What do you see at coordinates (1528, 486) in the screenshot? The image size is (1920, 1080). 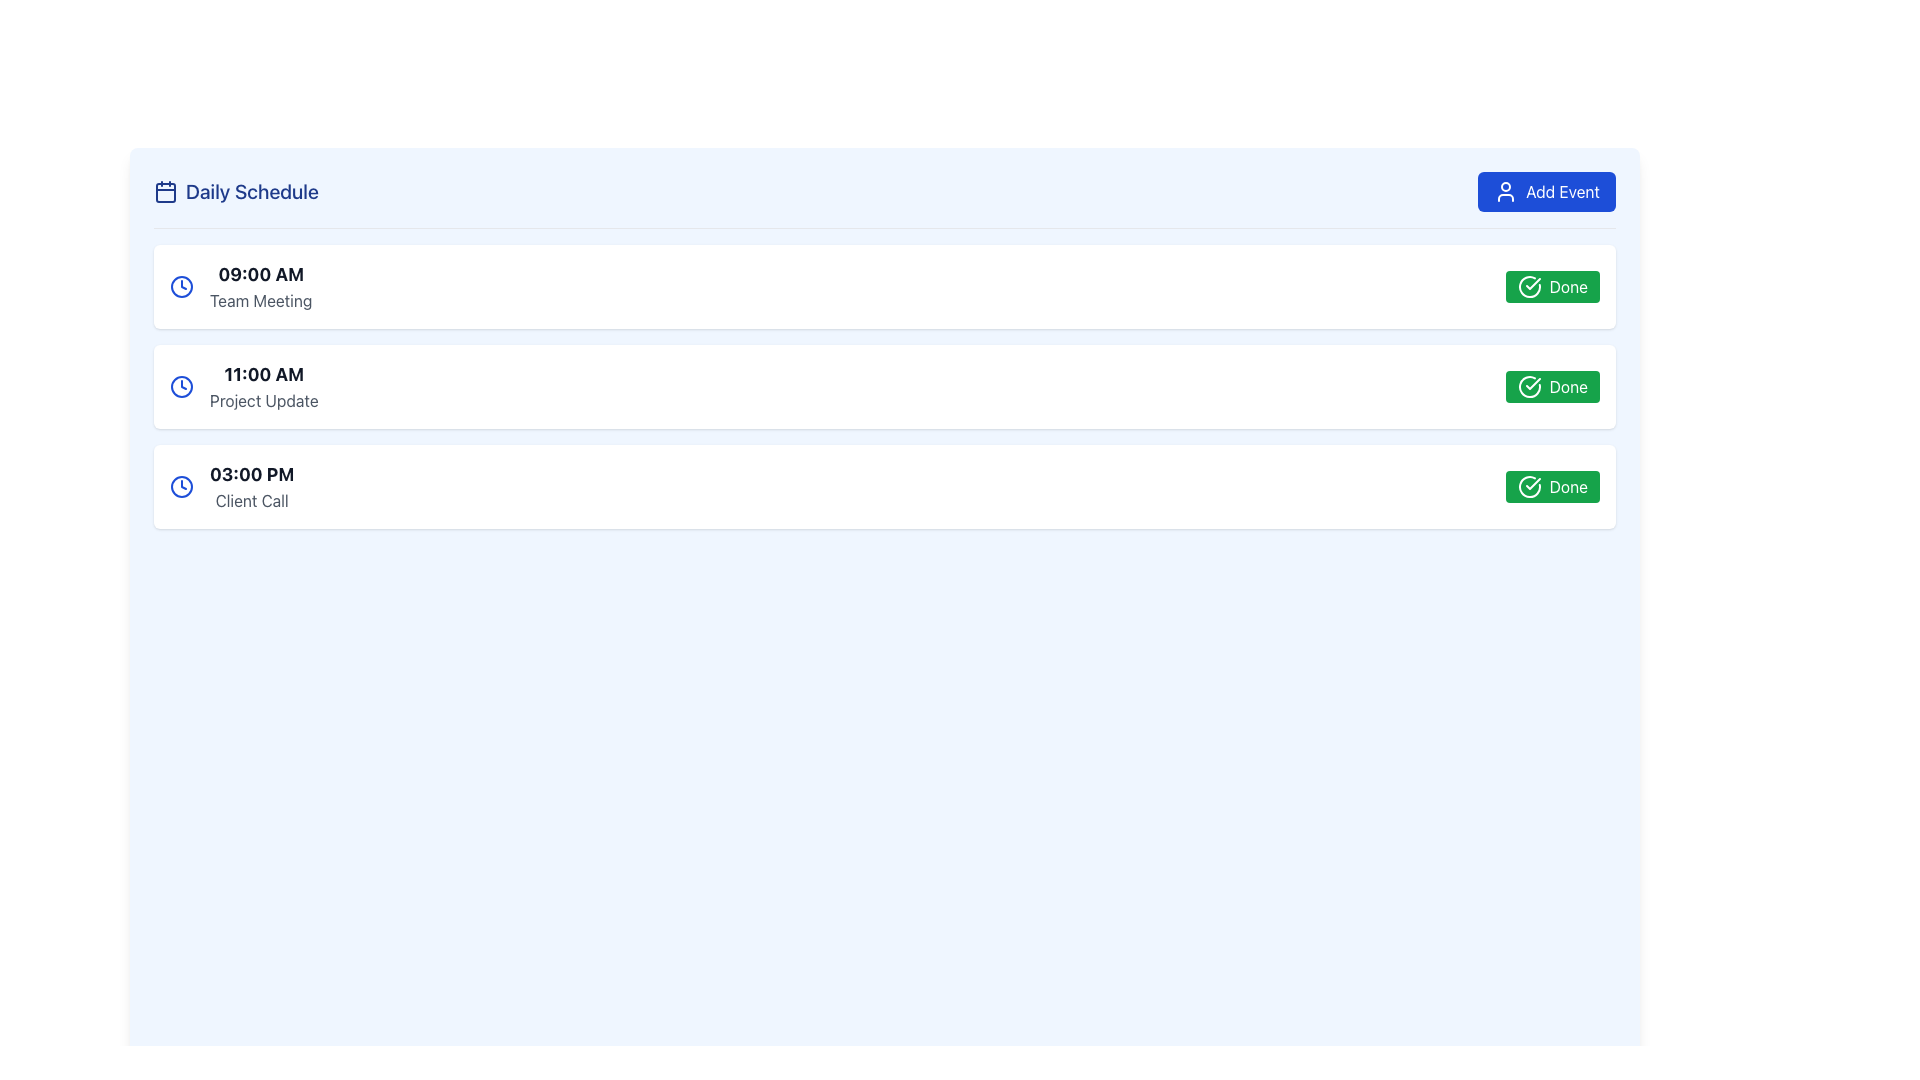 I see `the circular checkmark icon with a green outline and white interior, which indicates a 'completed' status, located inside the rightmost section of the green 'Done' button at the end of the 3:00 PM Client Call entry` at bounding box center [1528, 486].